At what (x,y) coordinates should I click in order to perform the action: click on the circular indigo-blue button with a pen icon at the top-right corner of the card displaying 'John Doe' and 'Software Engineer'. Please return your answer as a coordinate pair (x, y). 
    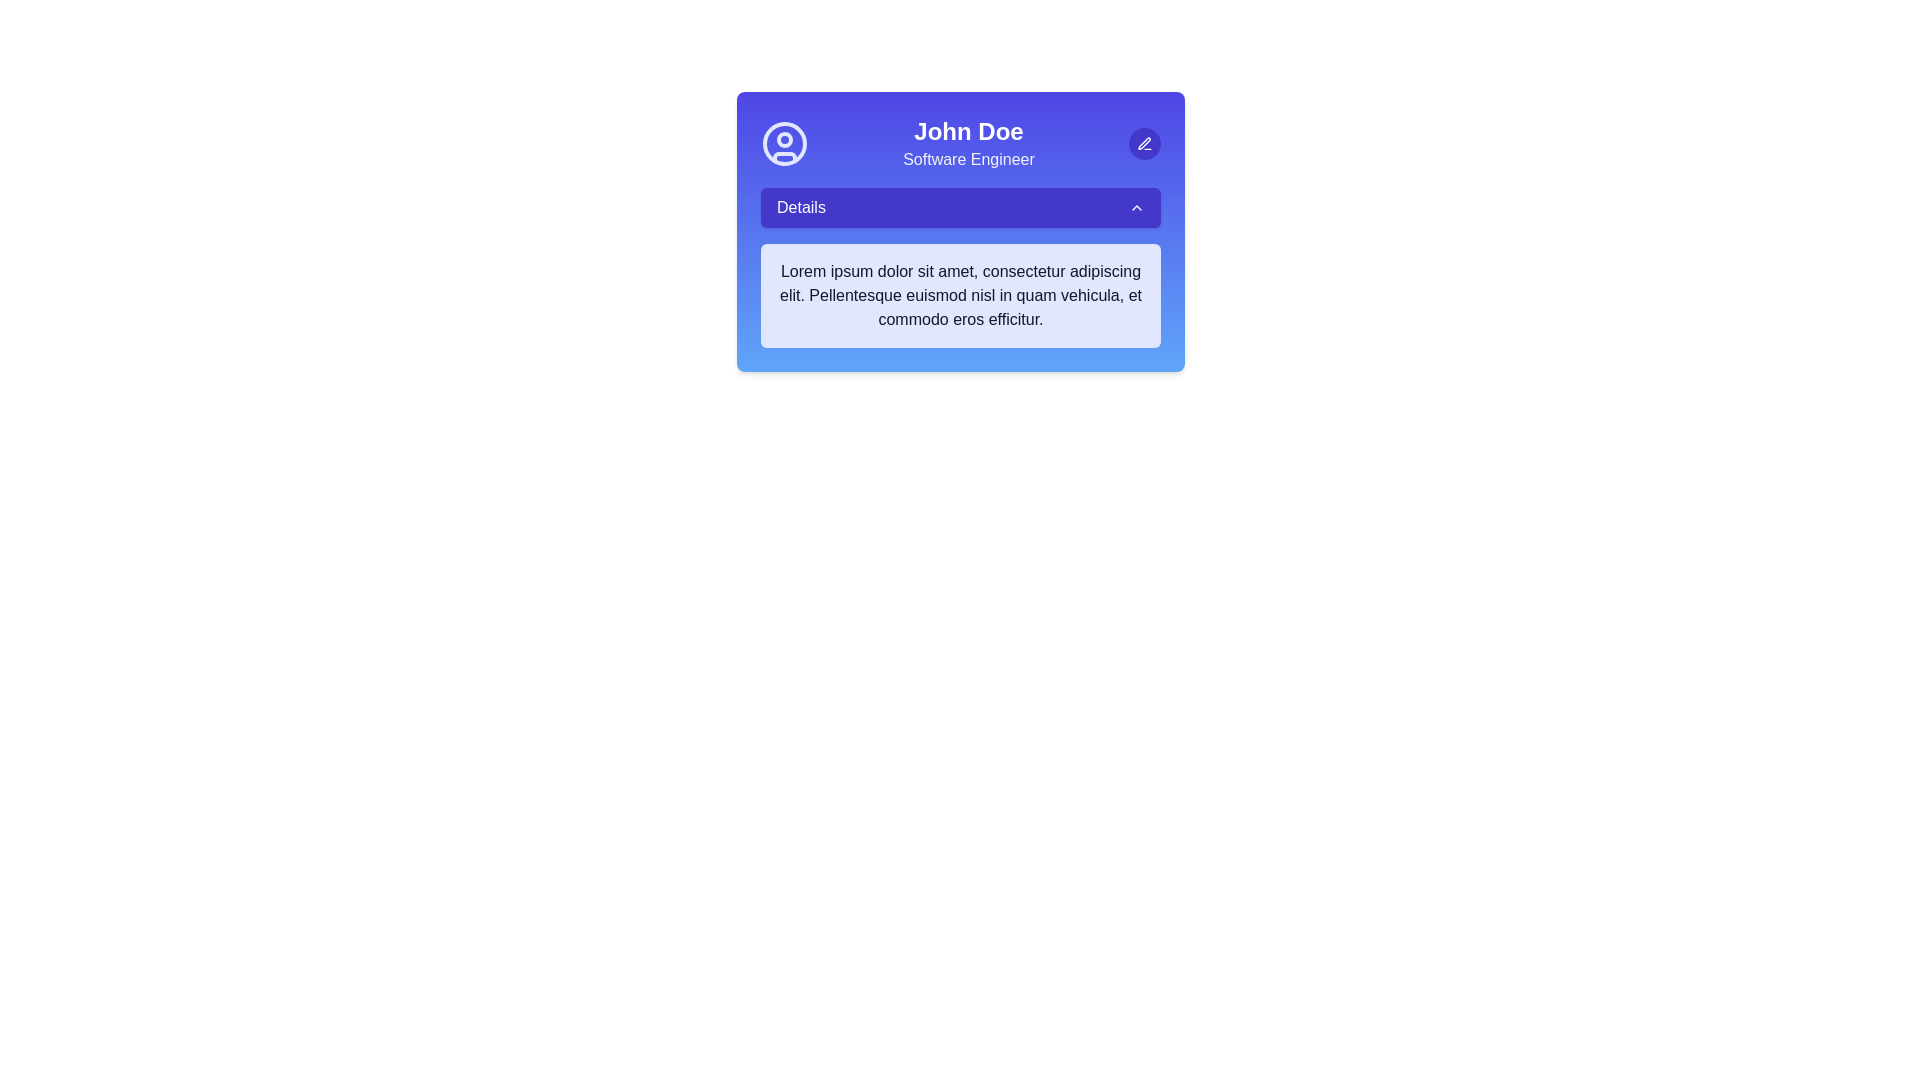
    Looking at the image, I should click on (1145, 142).